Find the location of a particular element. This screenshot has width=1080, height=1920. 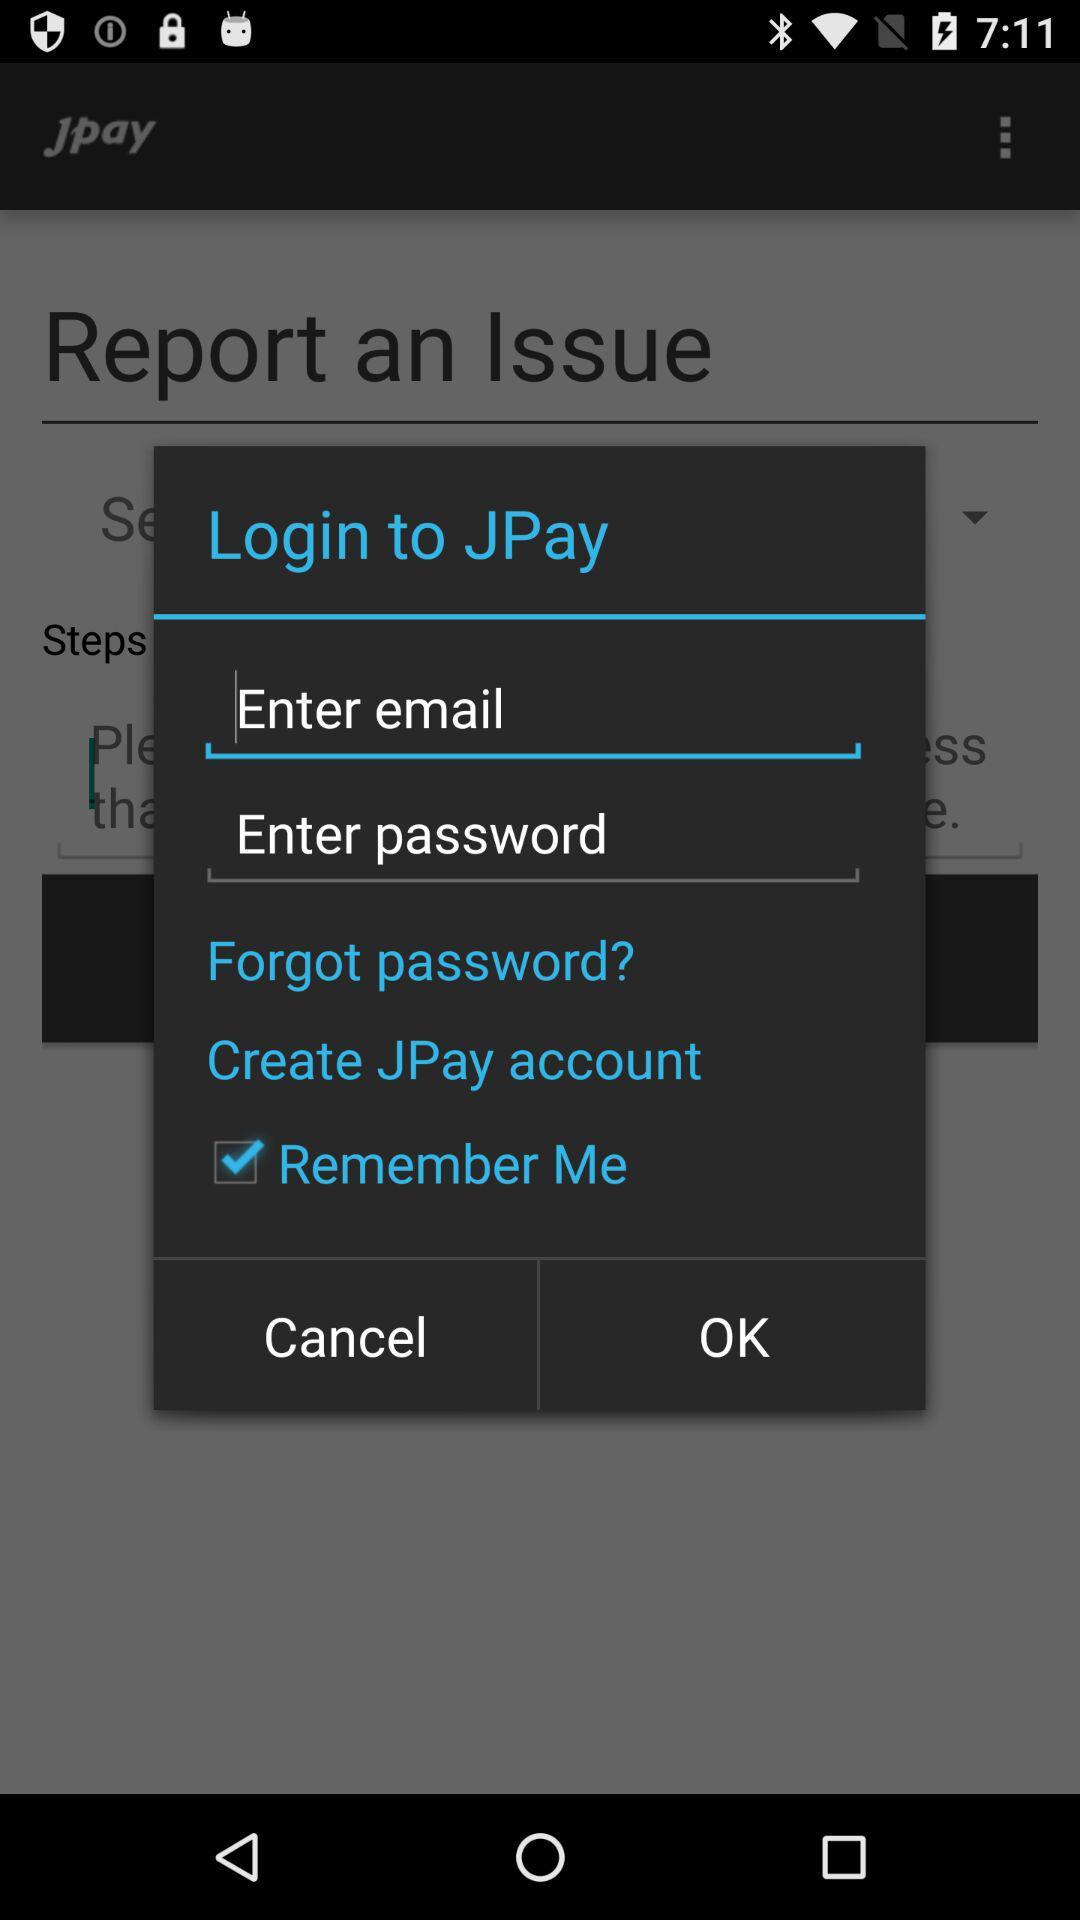

the item at the bottom right corner is located at coordinates (731, 1333).